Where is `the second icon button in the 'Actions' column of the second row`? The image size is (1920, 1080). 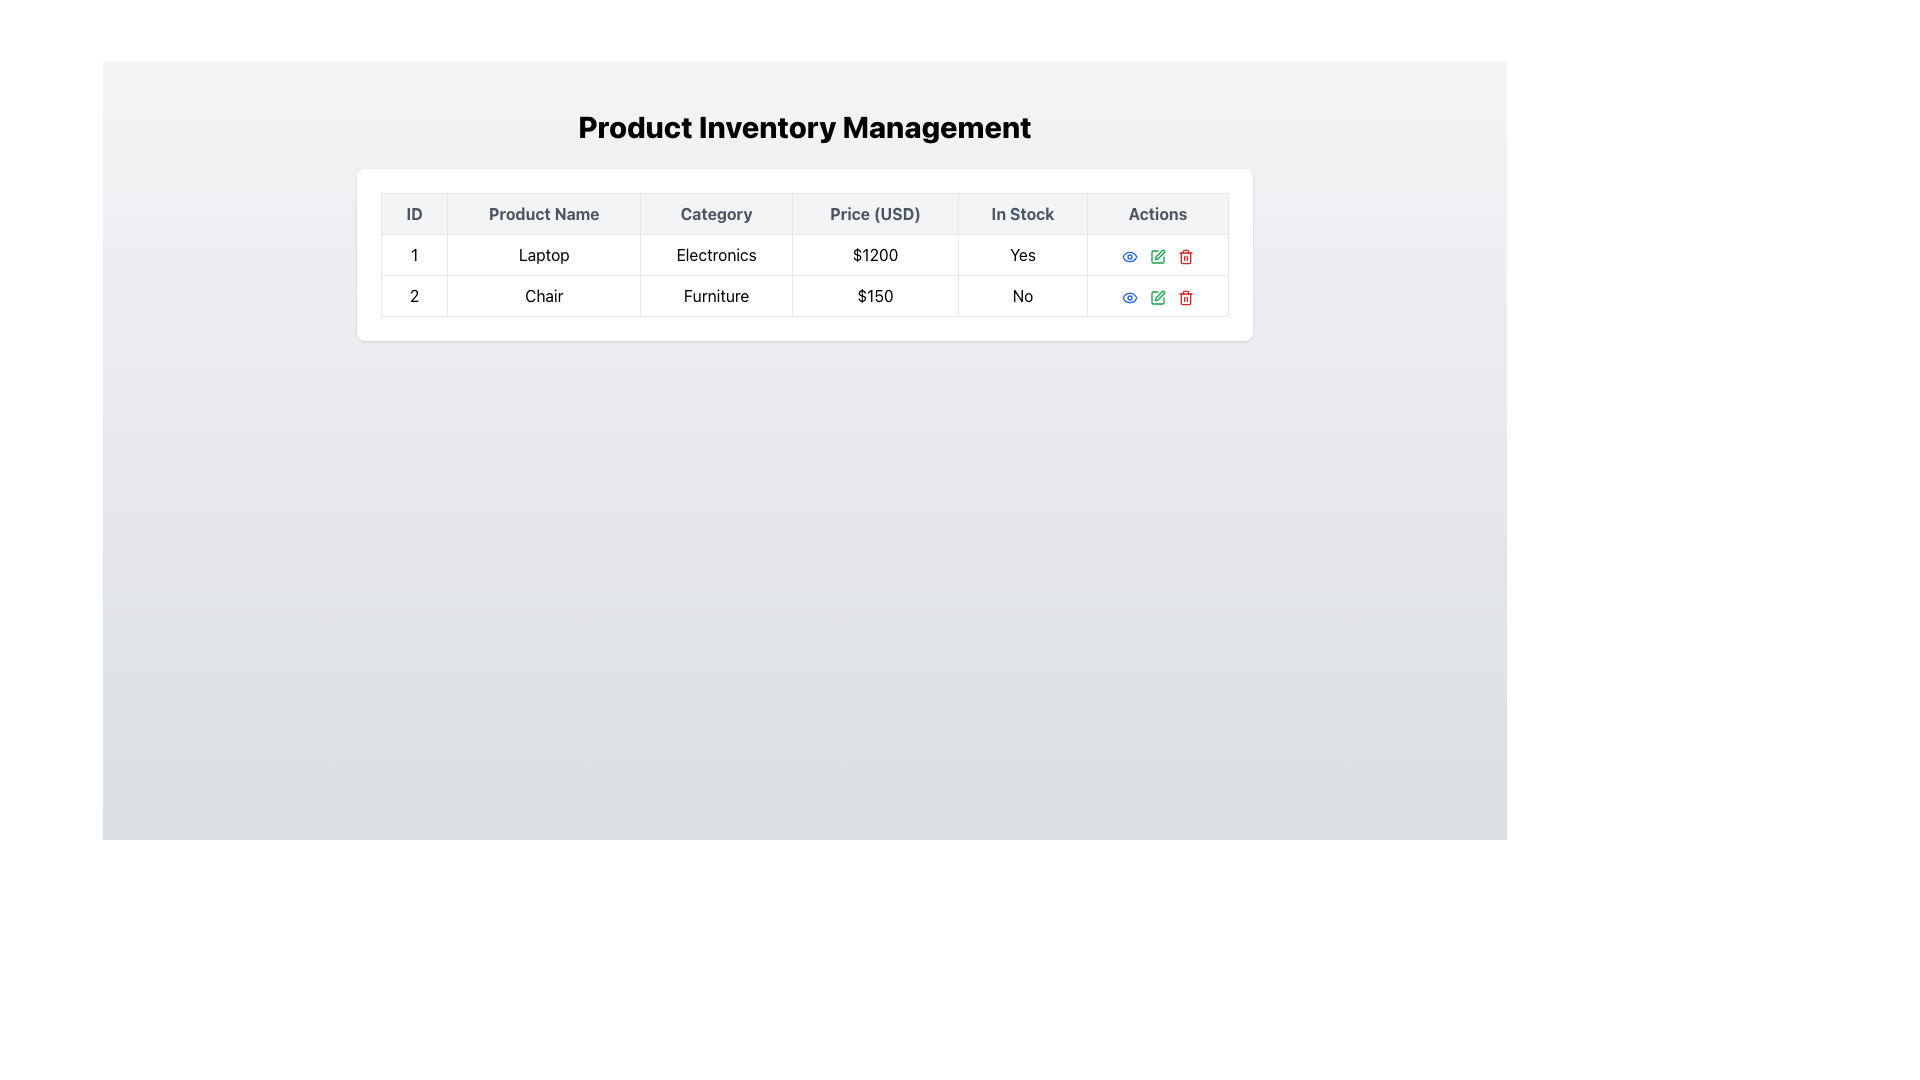 the second icon button in the 'Actions' column of the second row is located at coordinates (1157, 297).